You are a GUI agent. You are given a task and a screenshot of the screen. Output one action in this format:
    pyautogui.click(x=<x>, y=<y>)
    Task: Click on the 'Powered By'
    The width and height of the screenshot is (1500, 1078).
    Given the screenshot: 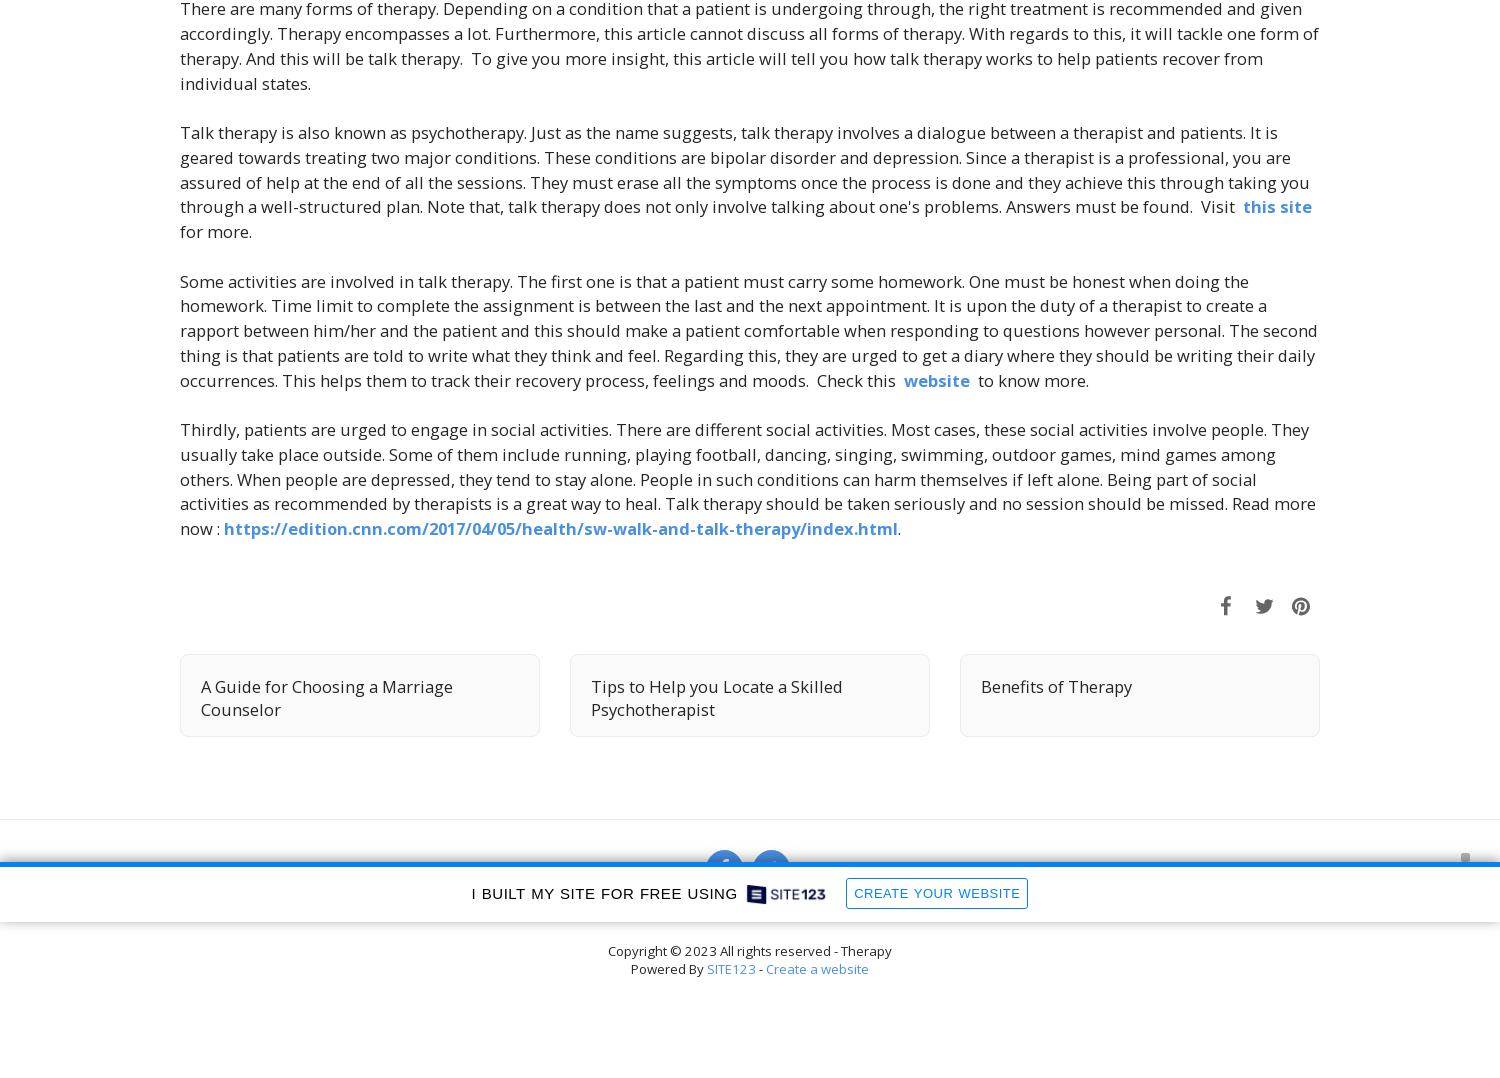 What is the action you would take?
    pyautogui.click(x=669, y=969)
    